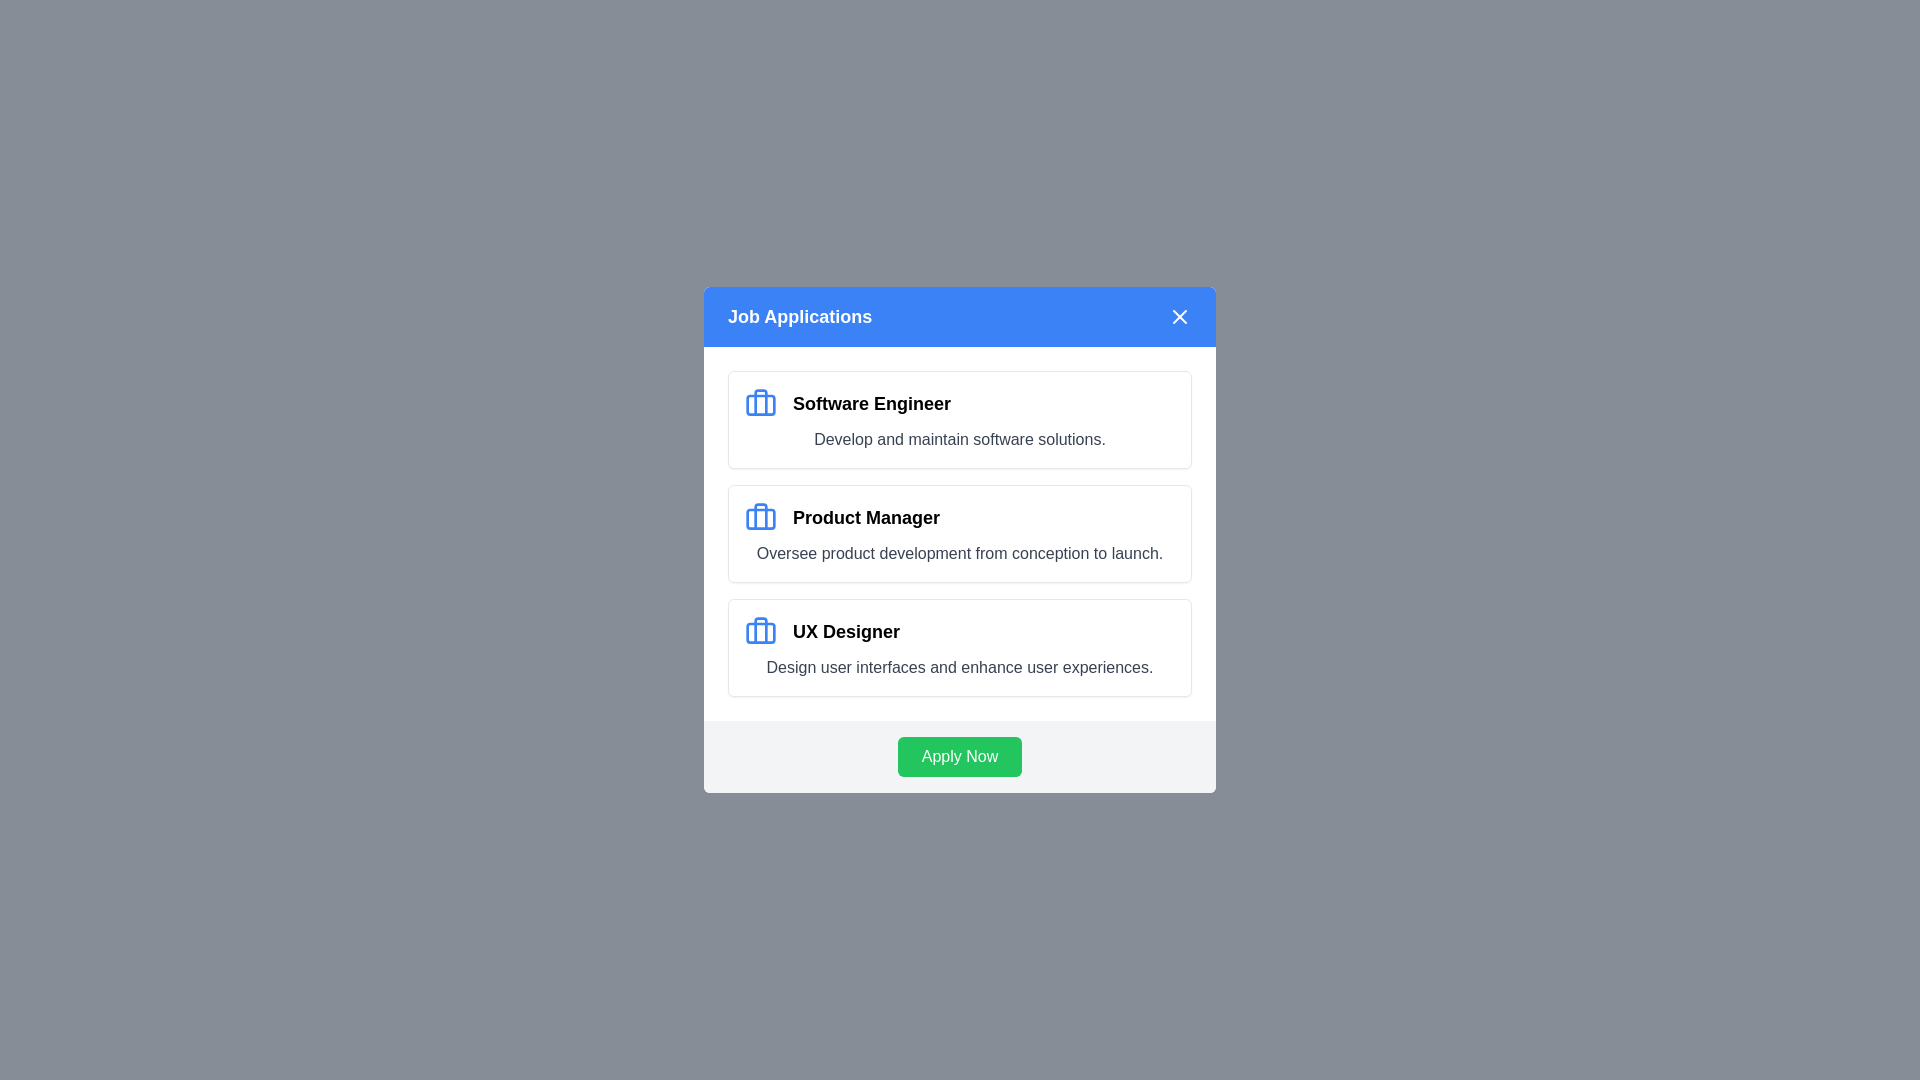  Describe the element at coordinates (960, 419) in the screenshot. I see `assistive technology` at that location.